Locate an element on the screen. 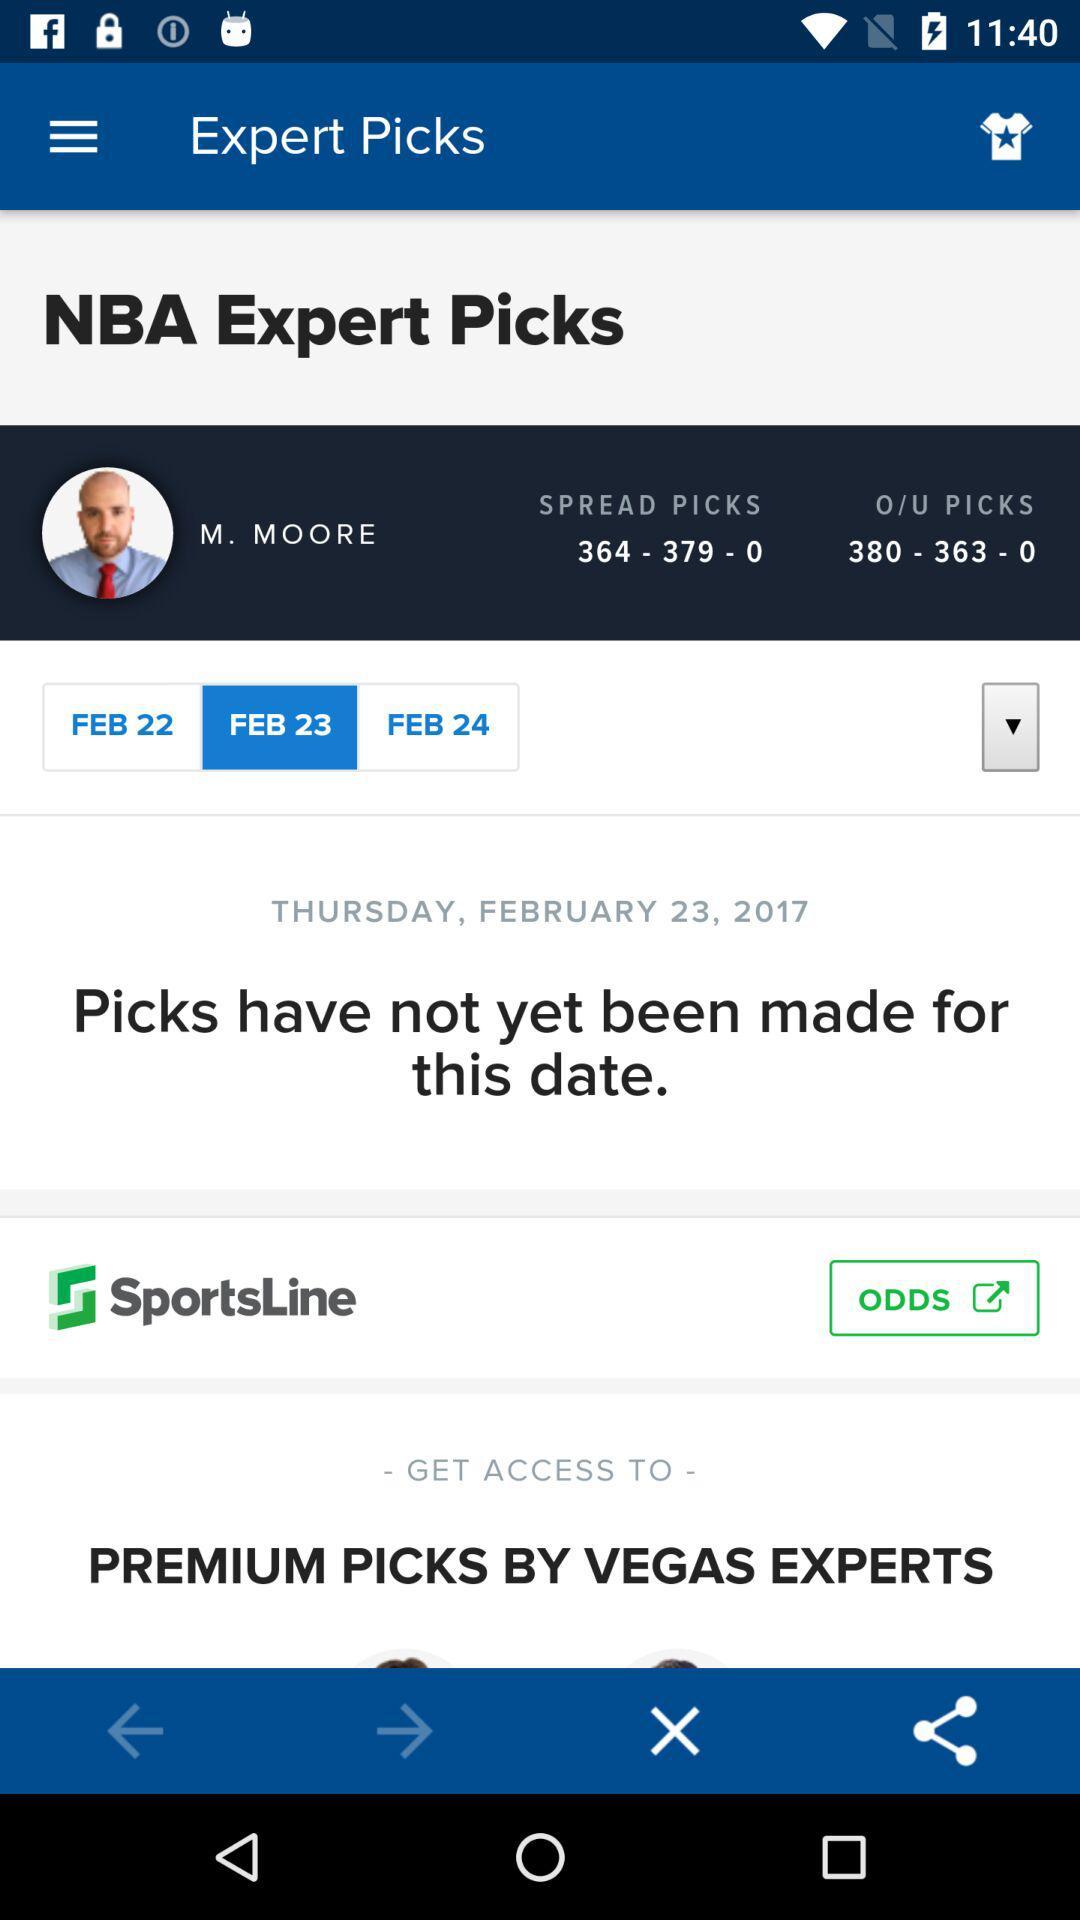 The height and width of the screenshot is (1920, 1080). the share icon is located at coordinates (945, 1730).